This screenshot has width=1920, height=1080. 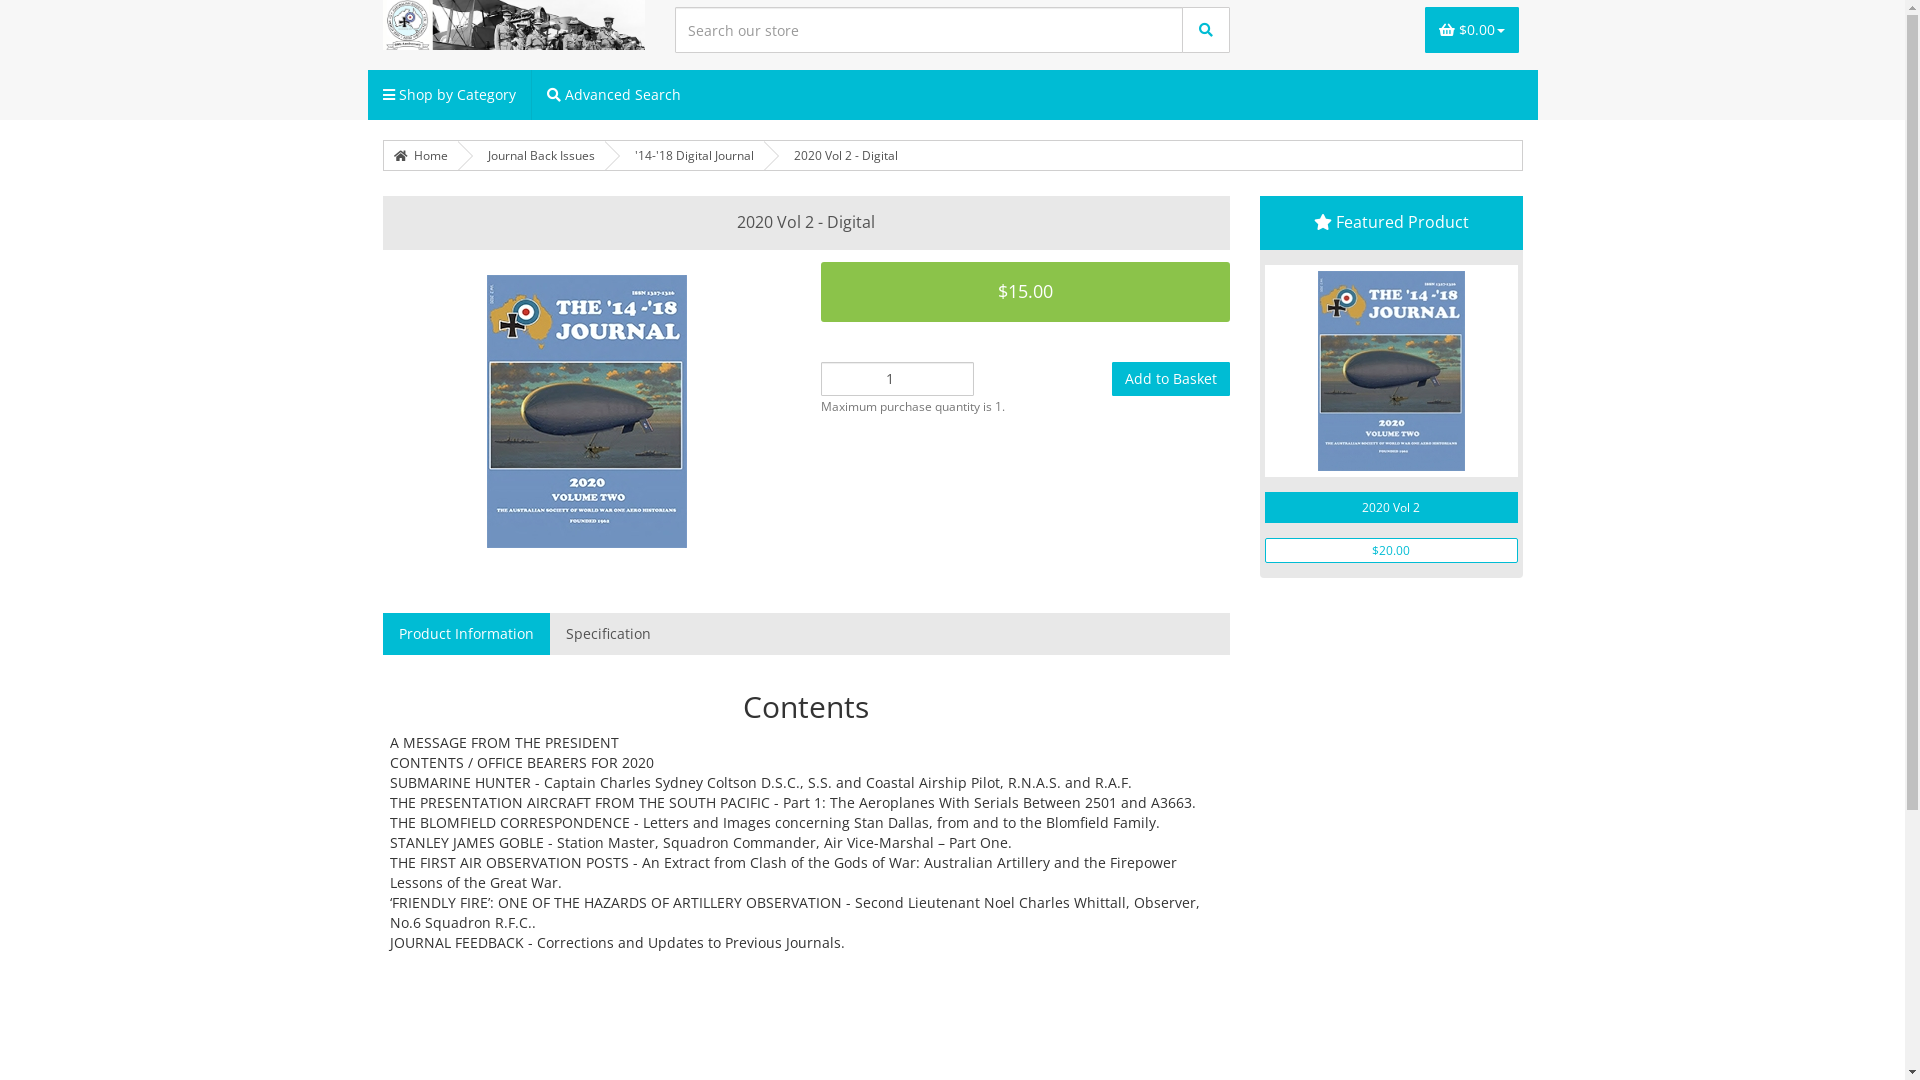 What do you see at coordinates (607, 633) in the screenshot?
I see `'Specification'` at bounding box center [607, 633].